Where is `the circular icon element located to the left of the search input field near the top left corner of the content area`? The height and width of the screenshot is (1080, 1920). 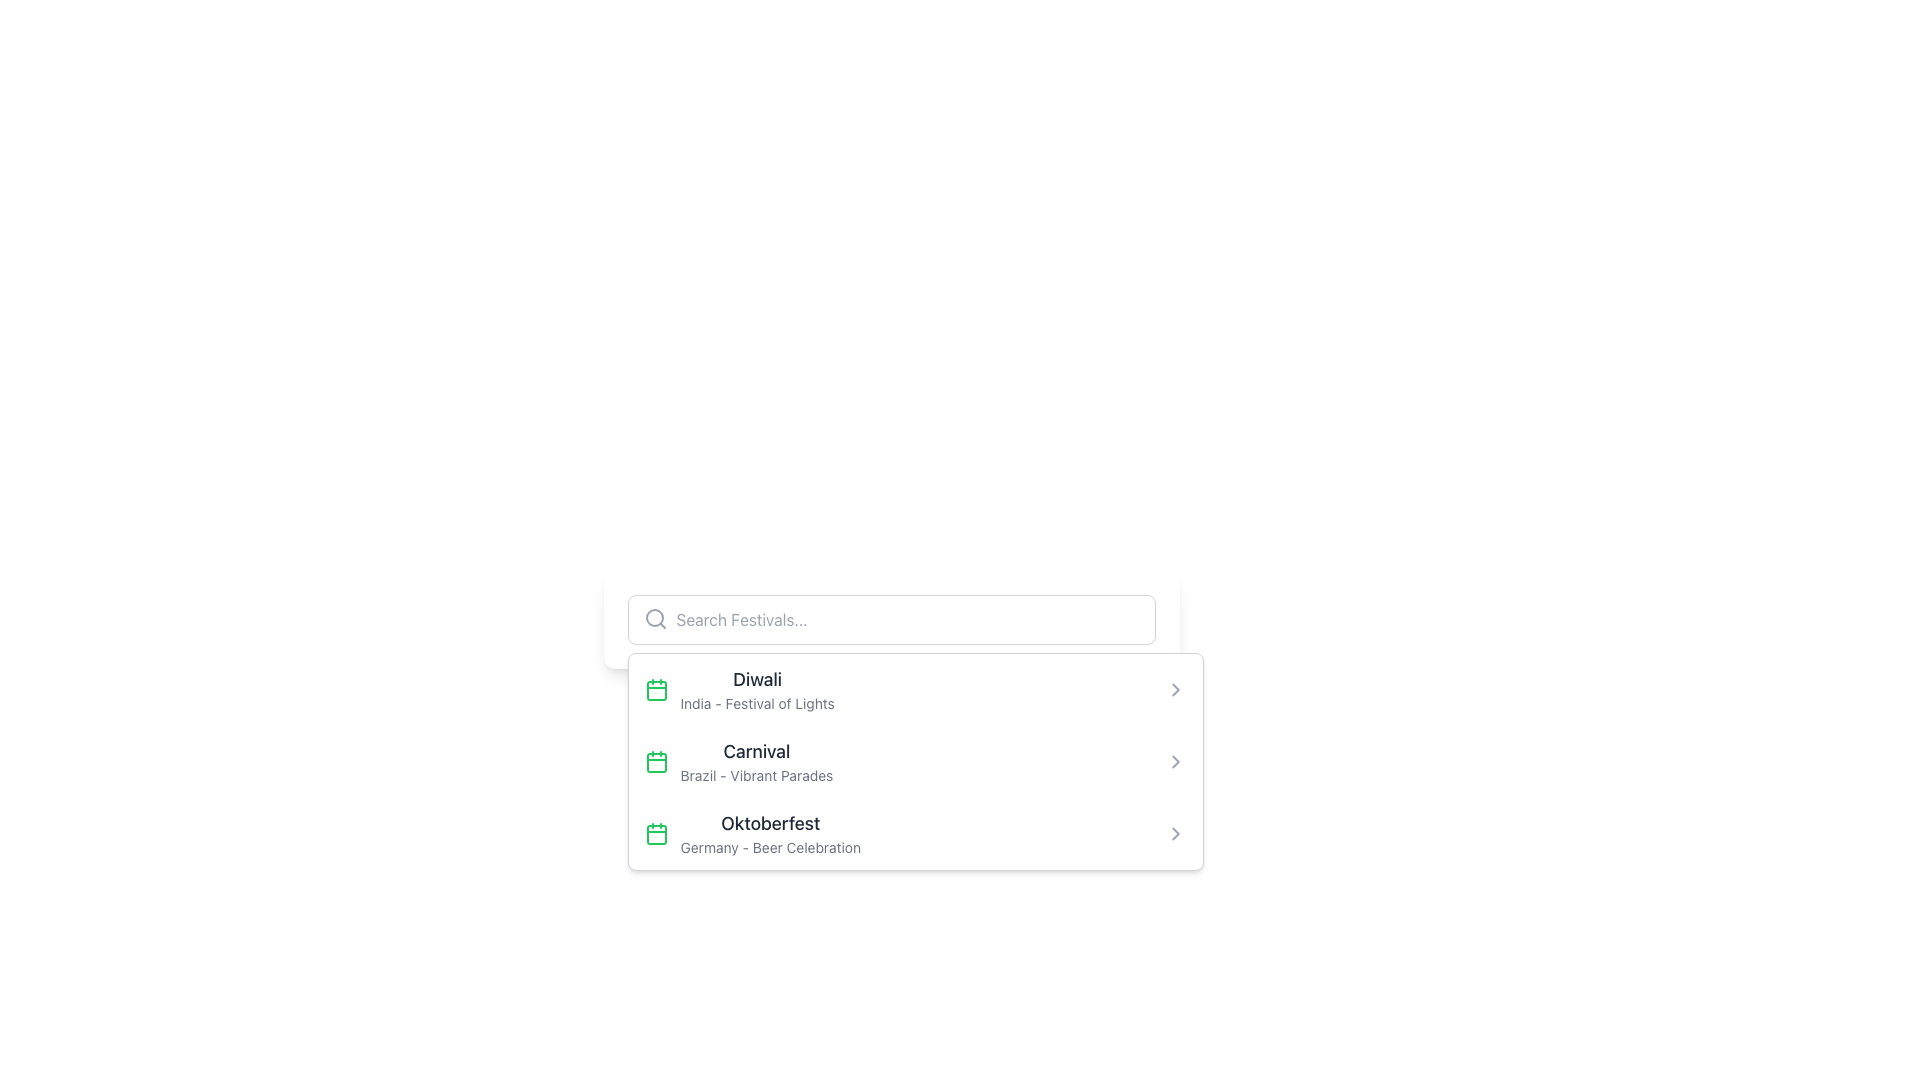 the circular icon element located to the left of the search input field near the top left corner of the content area is located at coordinates (654, 616).